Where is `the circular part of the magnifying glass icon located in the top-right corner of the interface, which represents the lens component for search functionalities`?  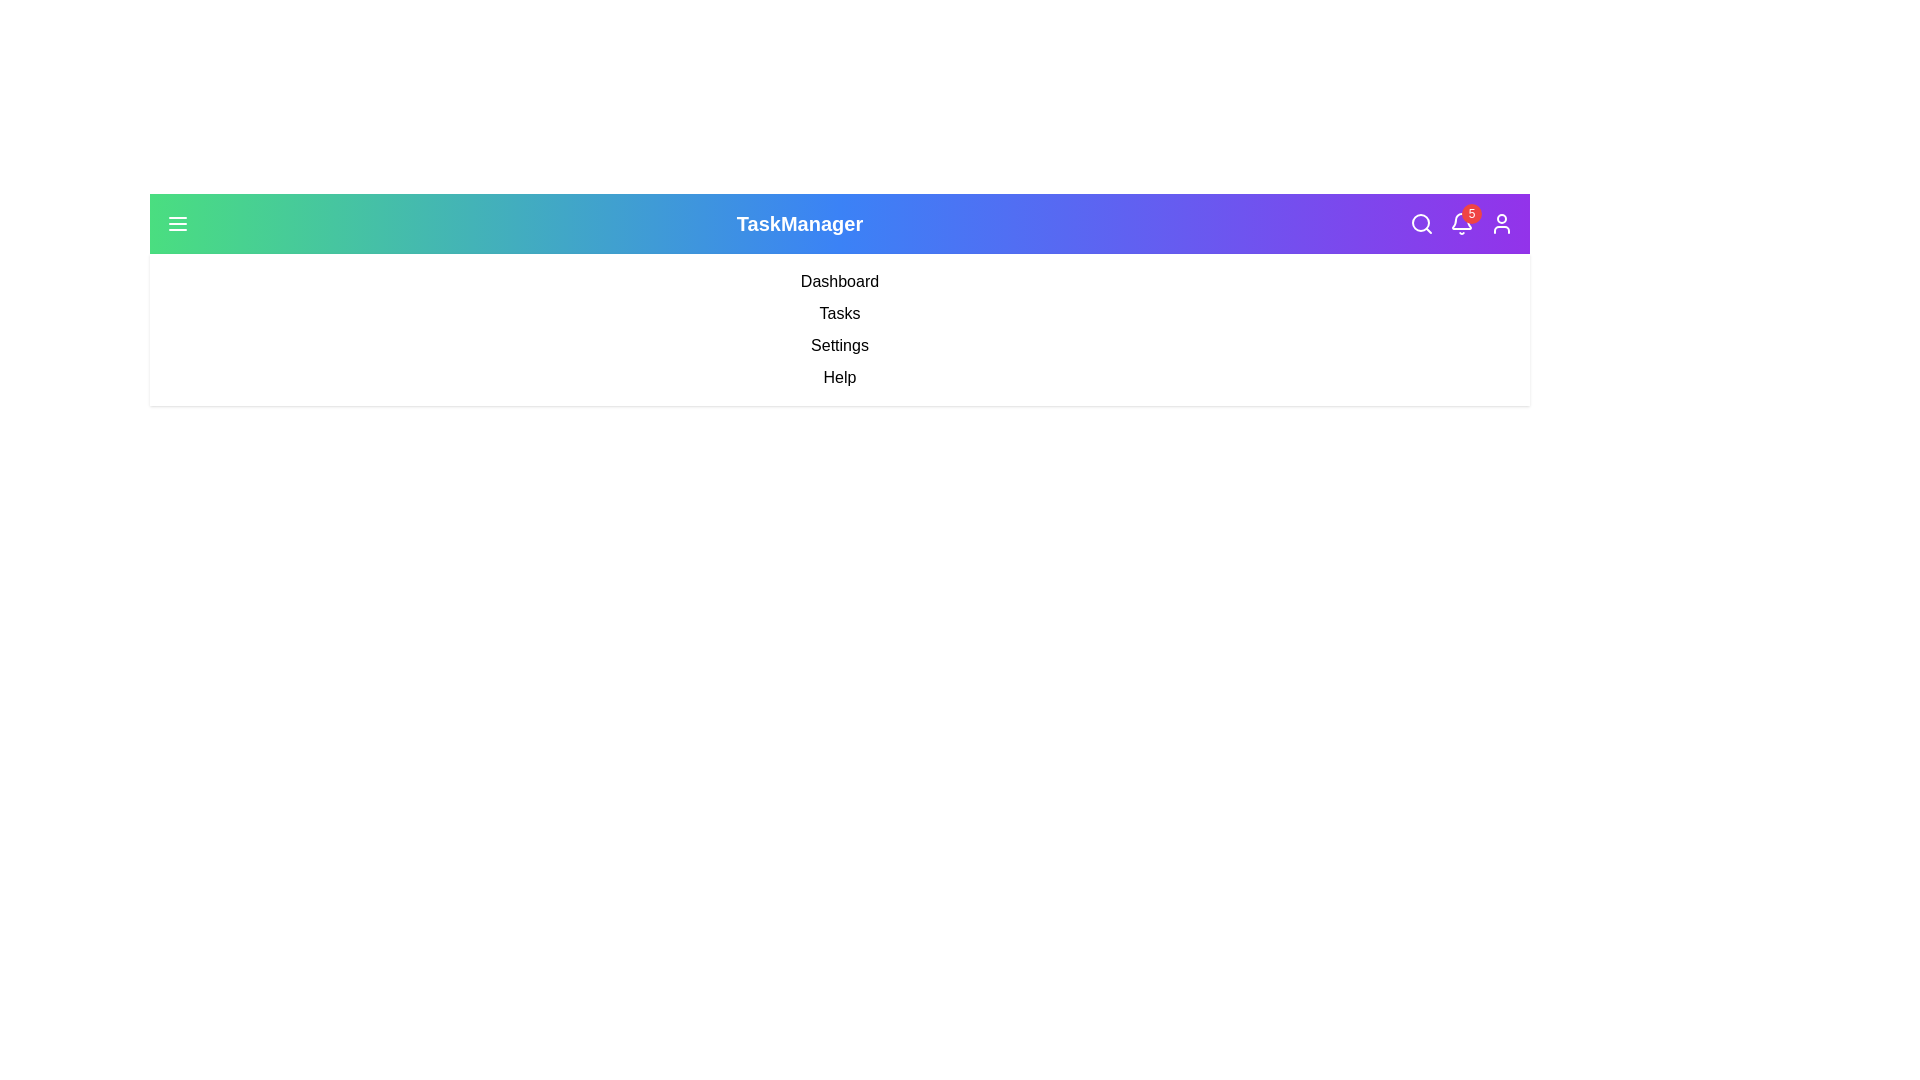
the circular part of the magnifying glass icon located in the top-right corner of the interface, which represents the lens component for search functionalities is located at coordinates (1419, 223).